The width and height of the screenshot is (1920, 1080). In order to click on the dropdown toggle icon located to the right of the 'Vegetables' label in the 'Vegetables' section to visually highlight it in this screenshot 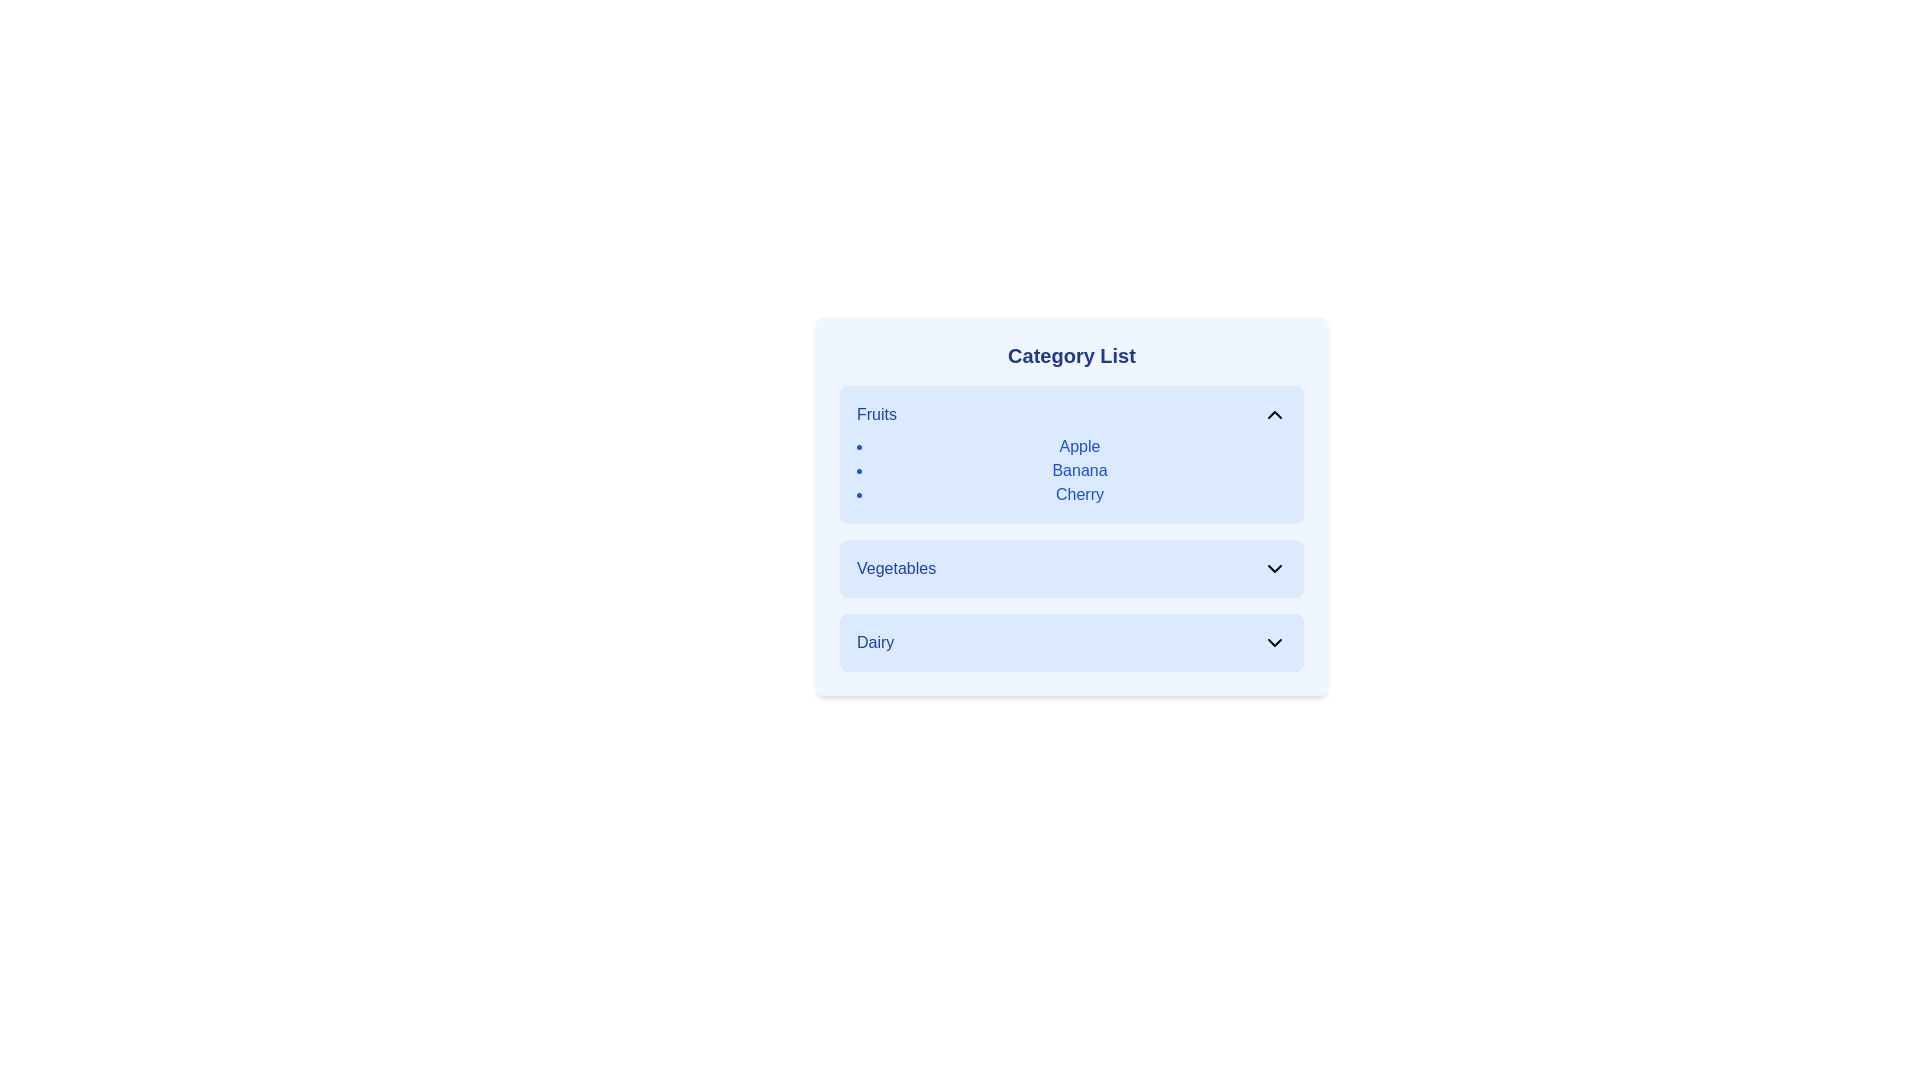, I will do `click(1274, 569)`.